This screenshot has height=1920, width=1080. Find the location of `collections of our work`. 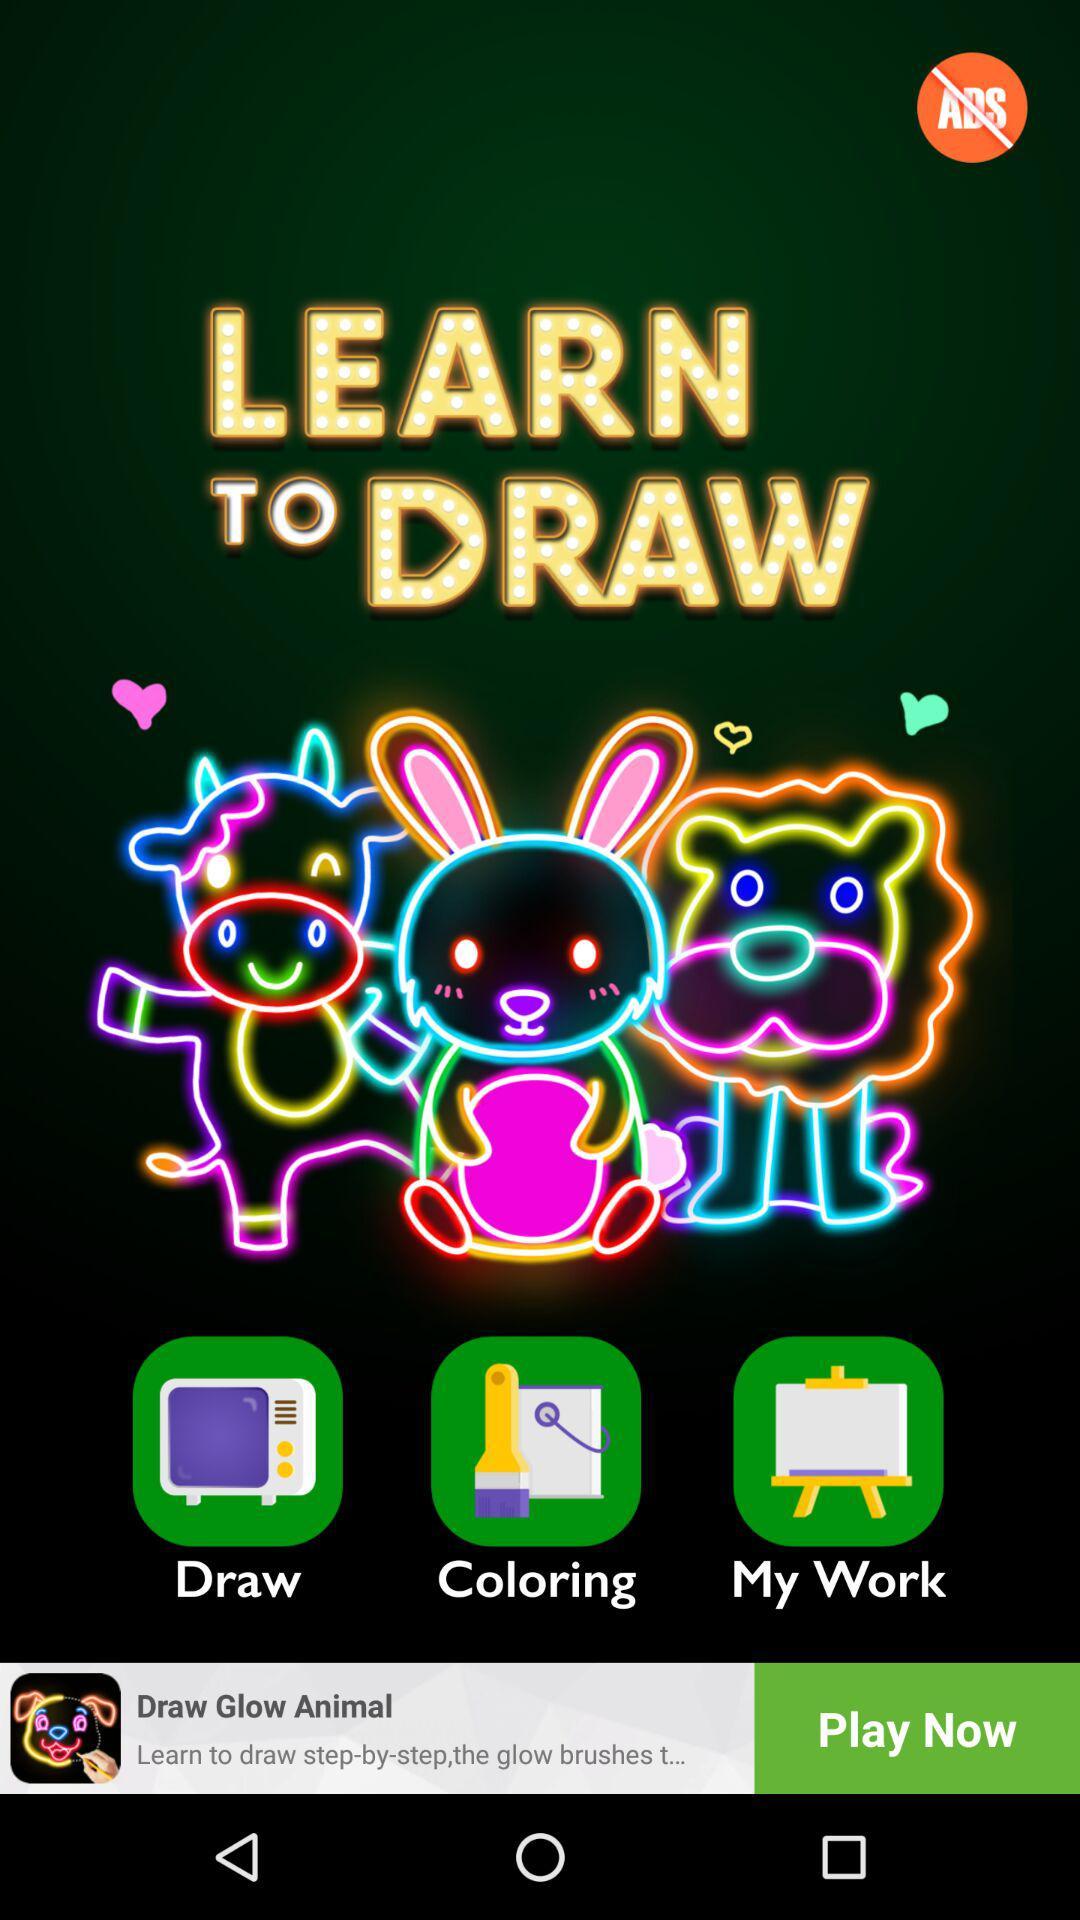

collections of our work is located at coordinates (838, 1441).